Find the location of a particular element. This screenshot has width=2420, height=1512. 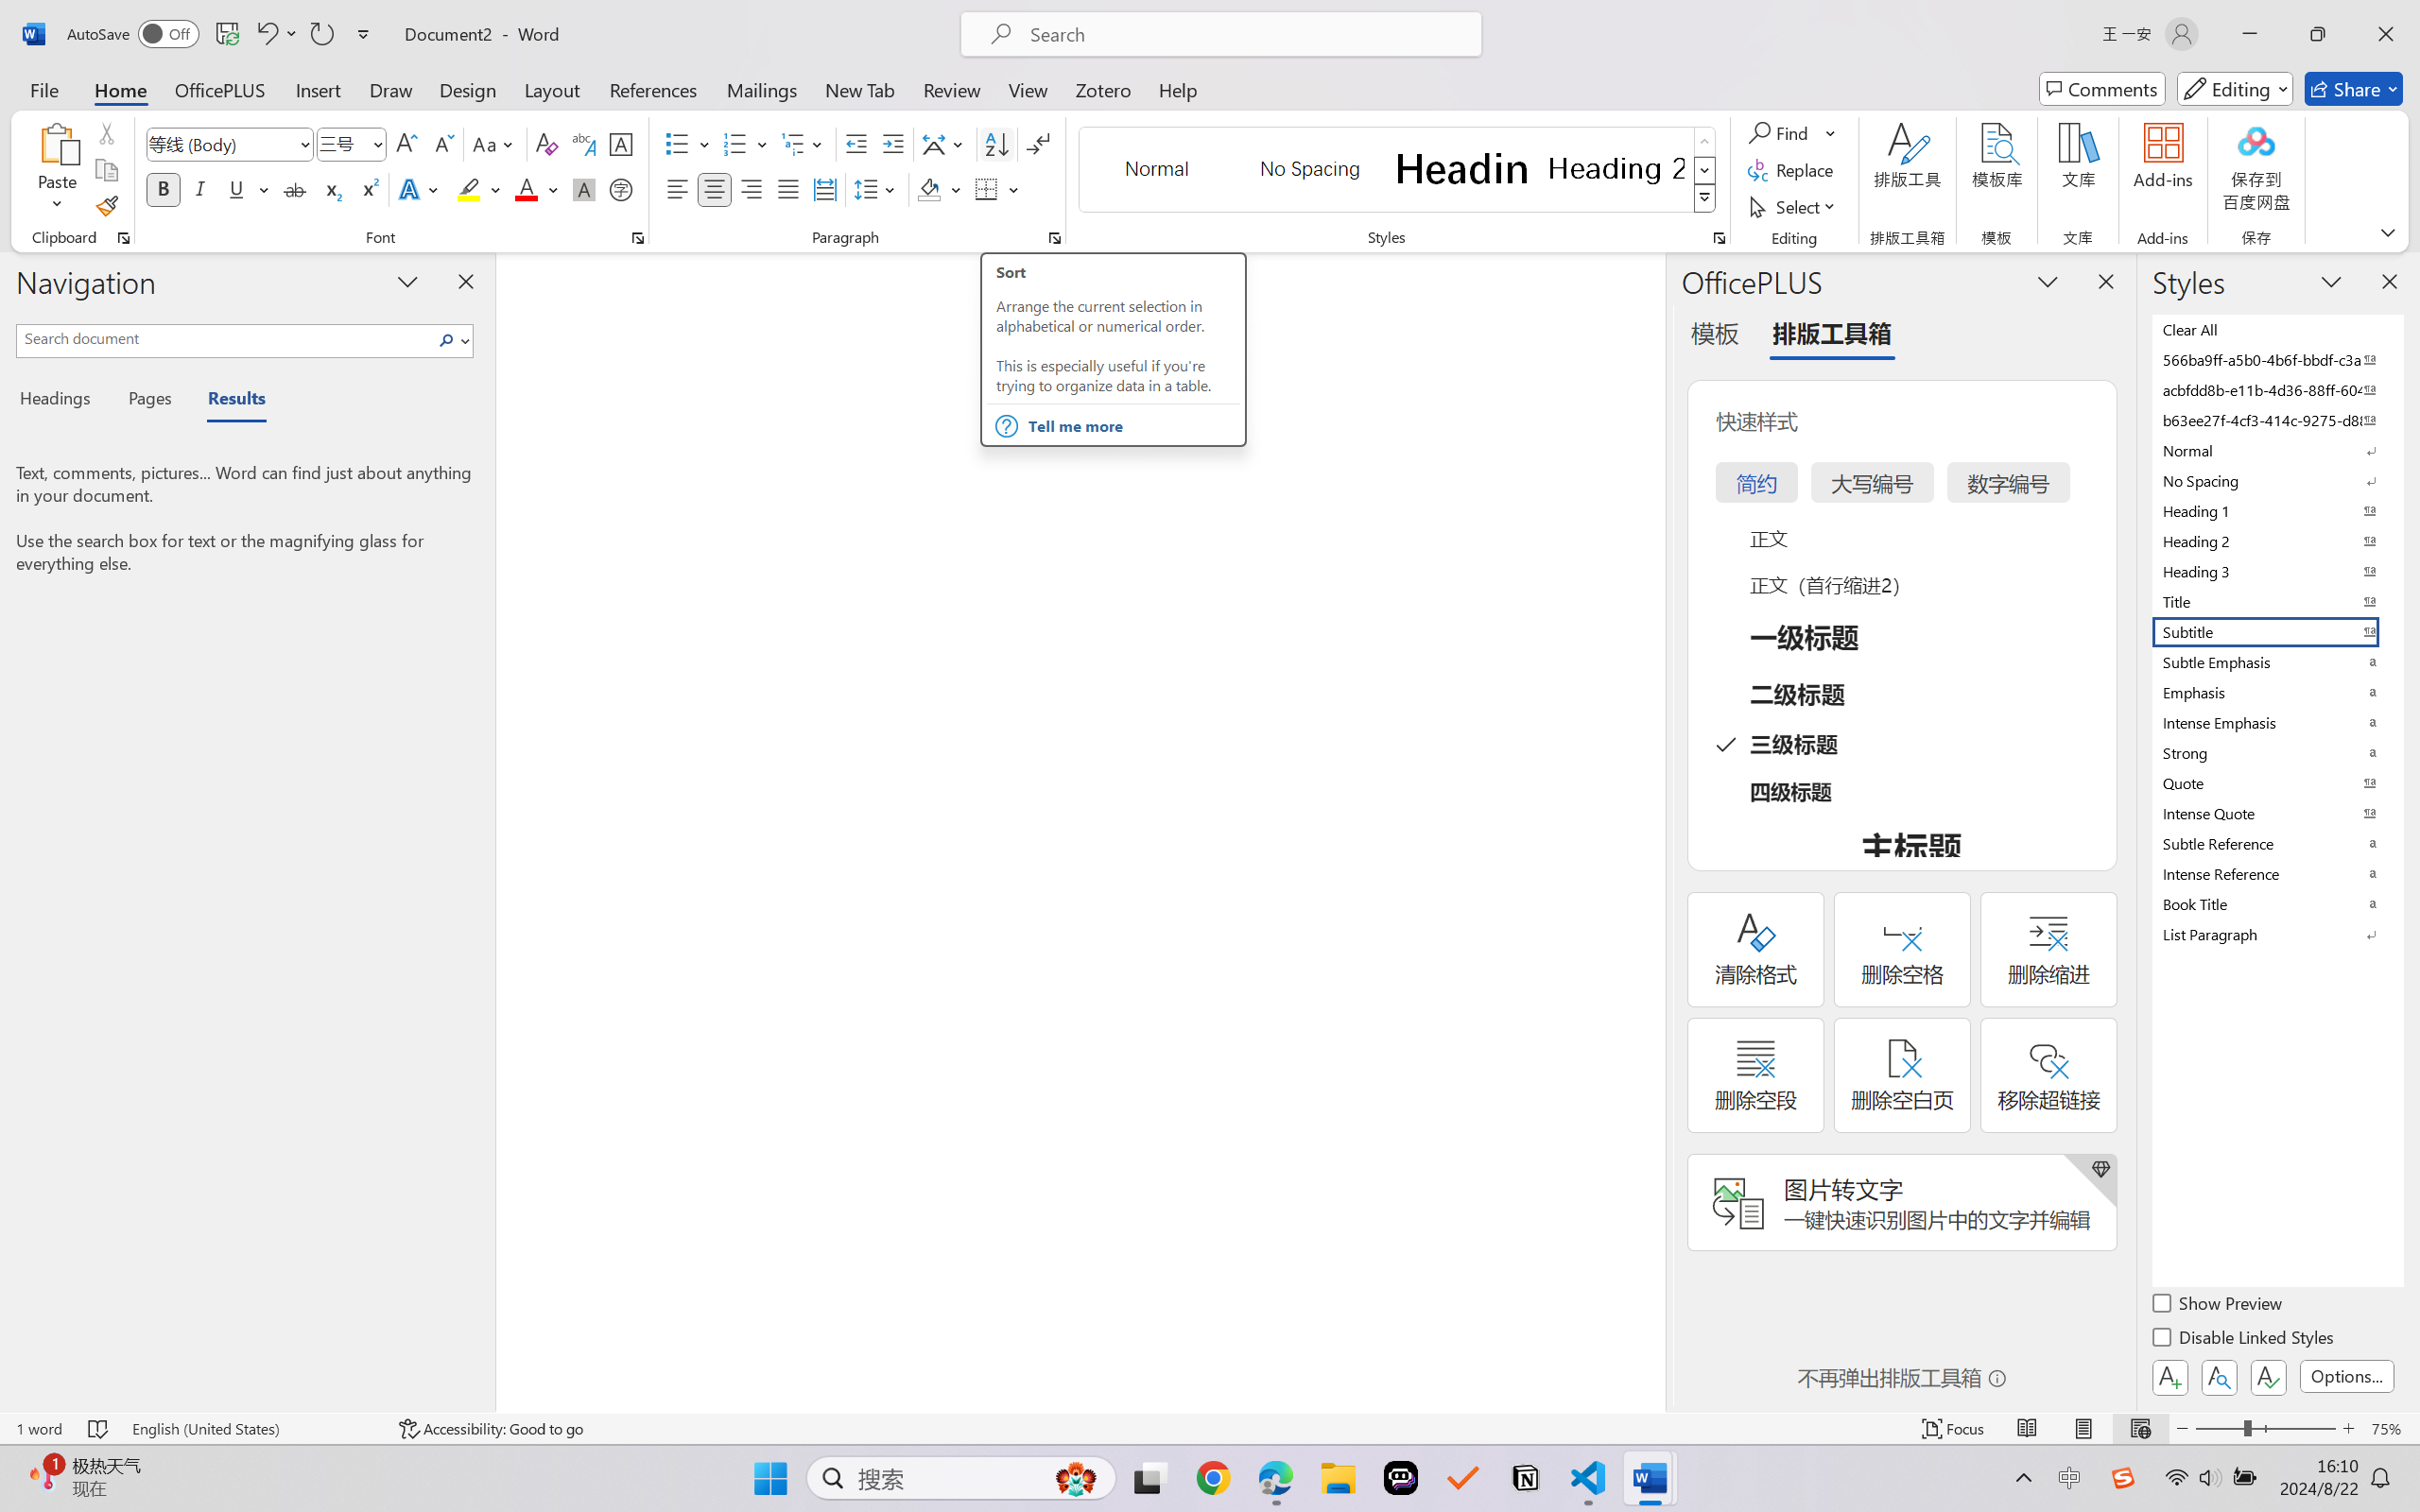

'Ribbon Display Options' is located at coordinates (2387, 231).